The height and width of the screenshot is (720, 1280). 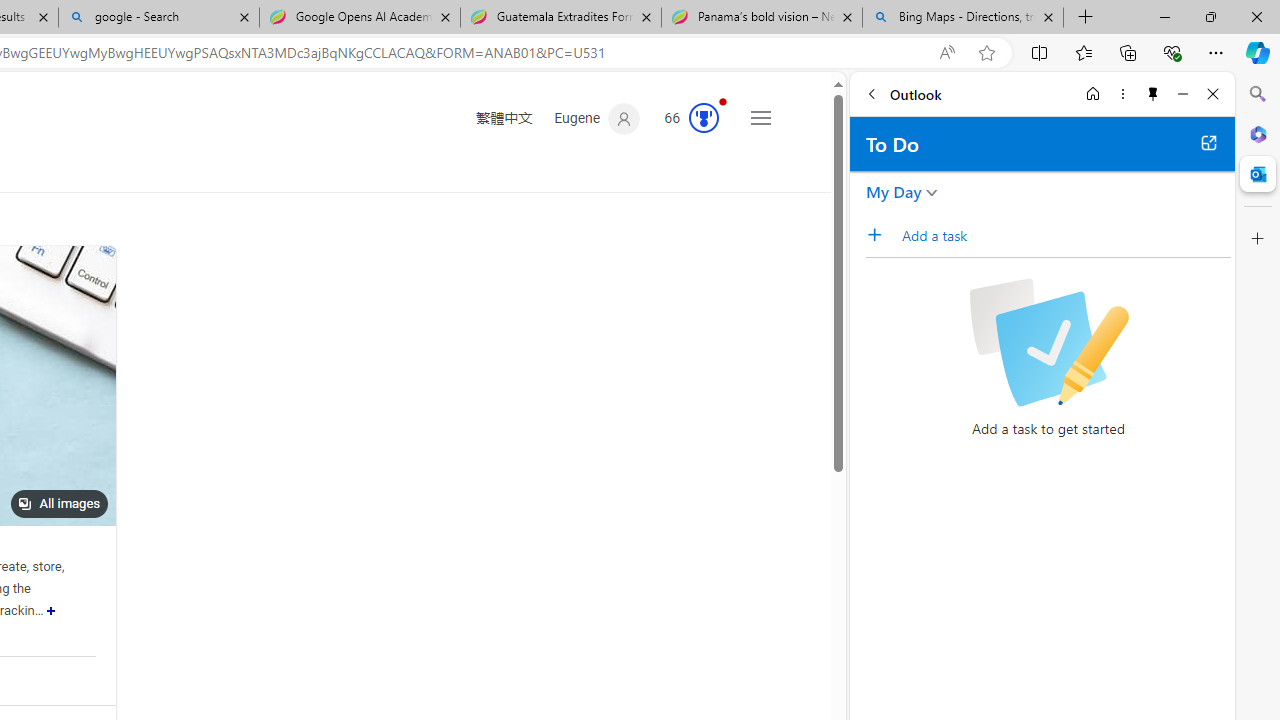 I want to click on 'Settings and quick links', so click(x=759, y=118).